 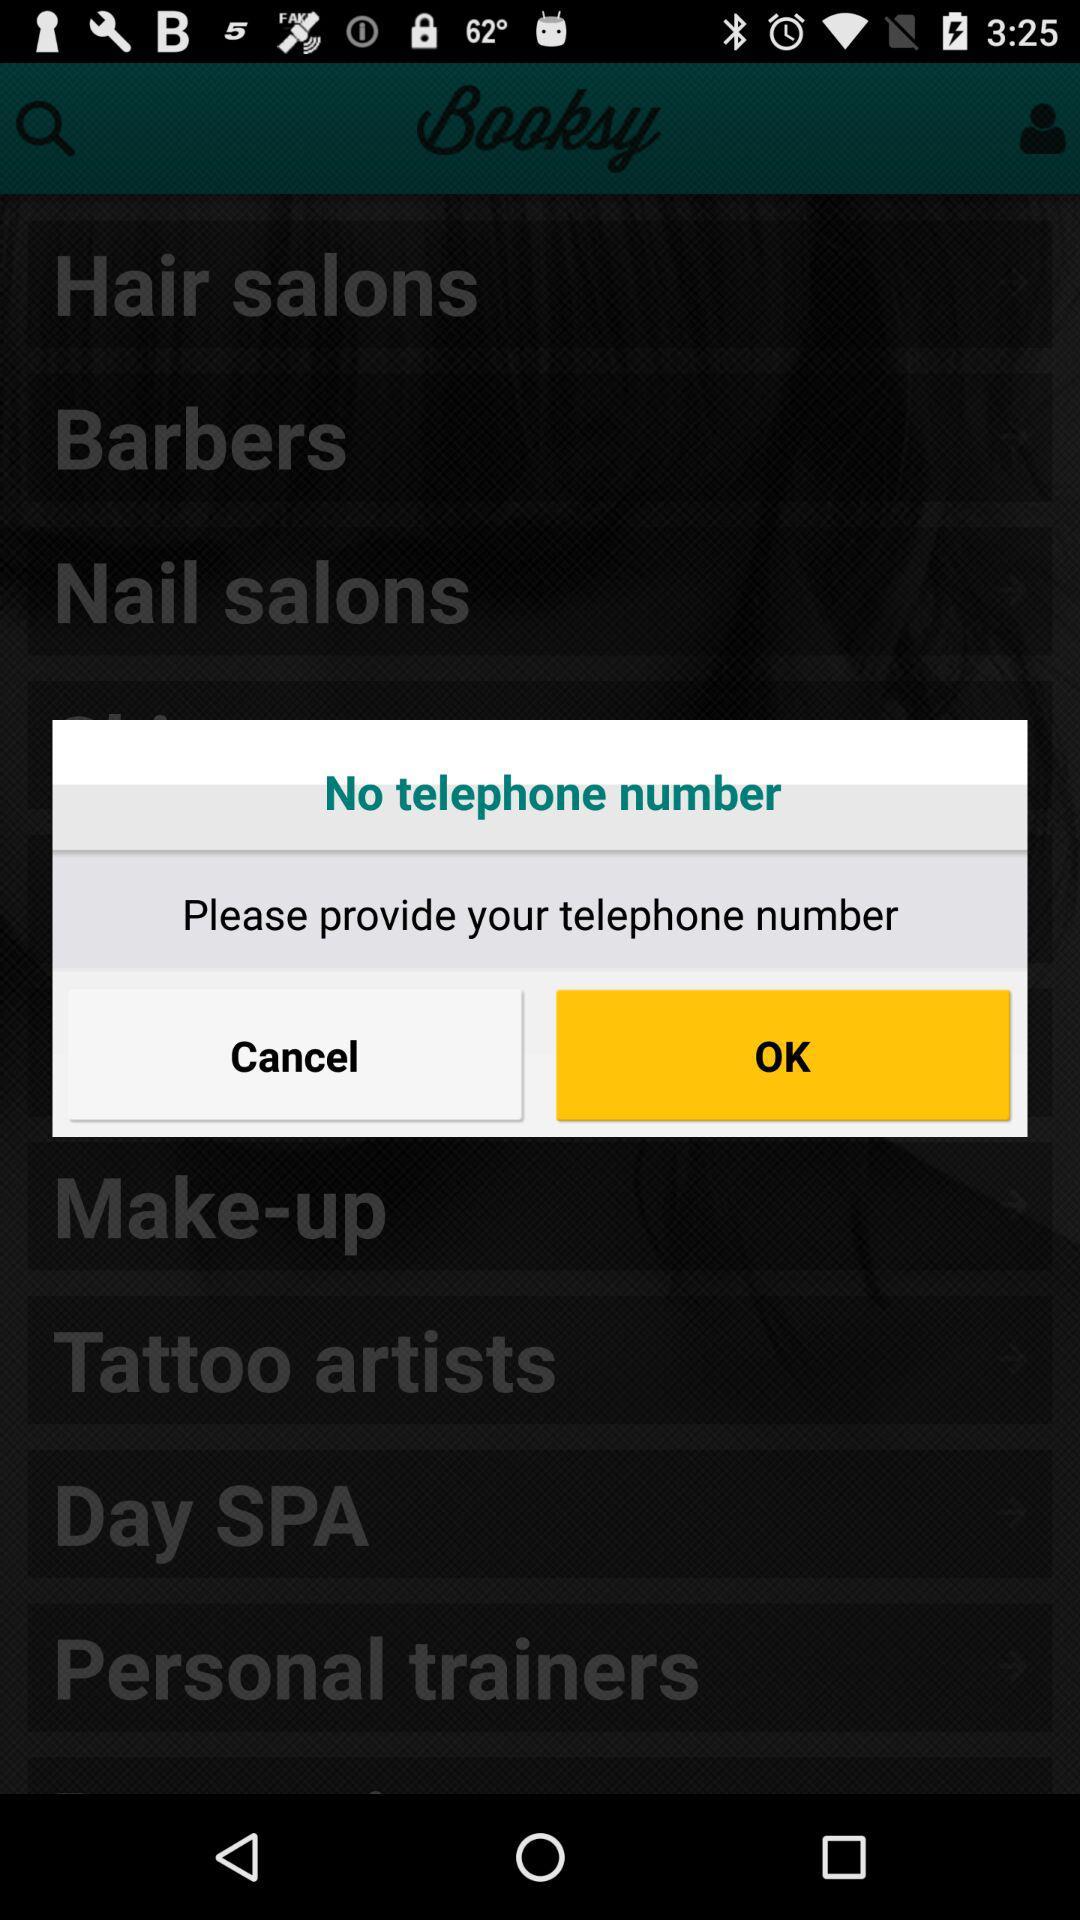 What do you see at coordinates (782, 1054) in the screenshot?
I see `the icon below the please provide your` at bounding box center [782, 1054].